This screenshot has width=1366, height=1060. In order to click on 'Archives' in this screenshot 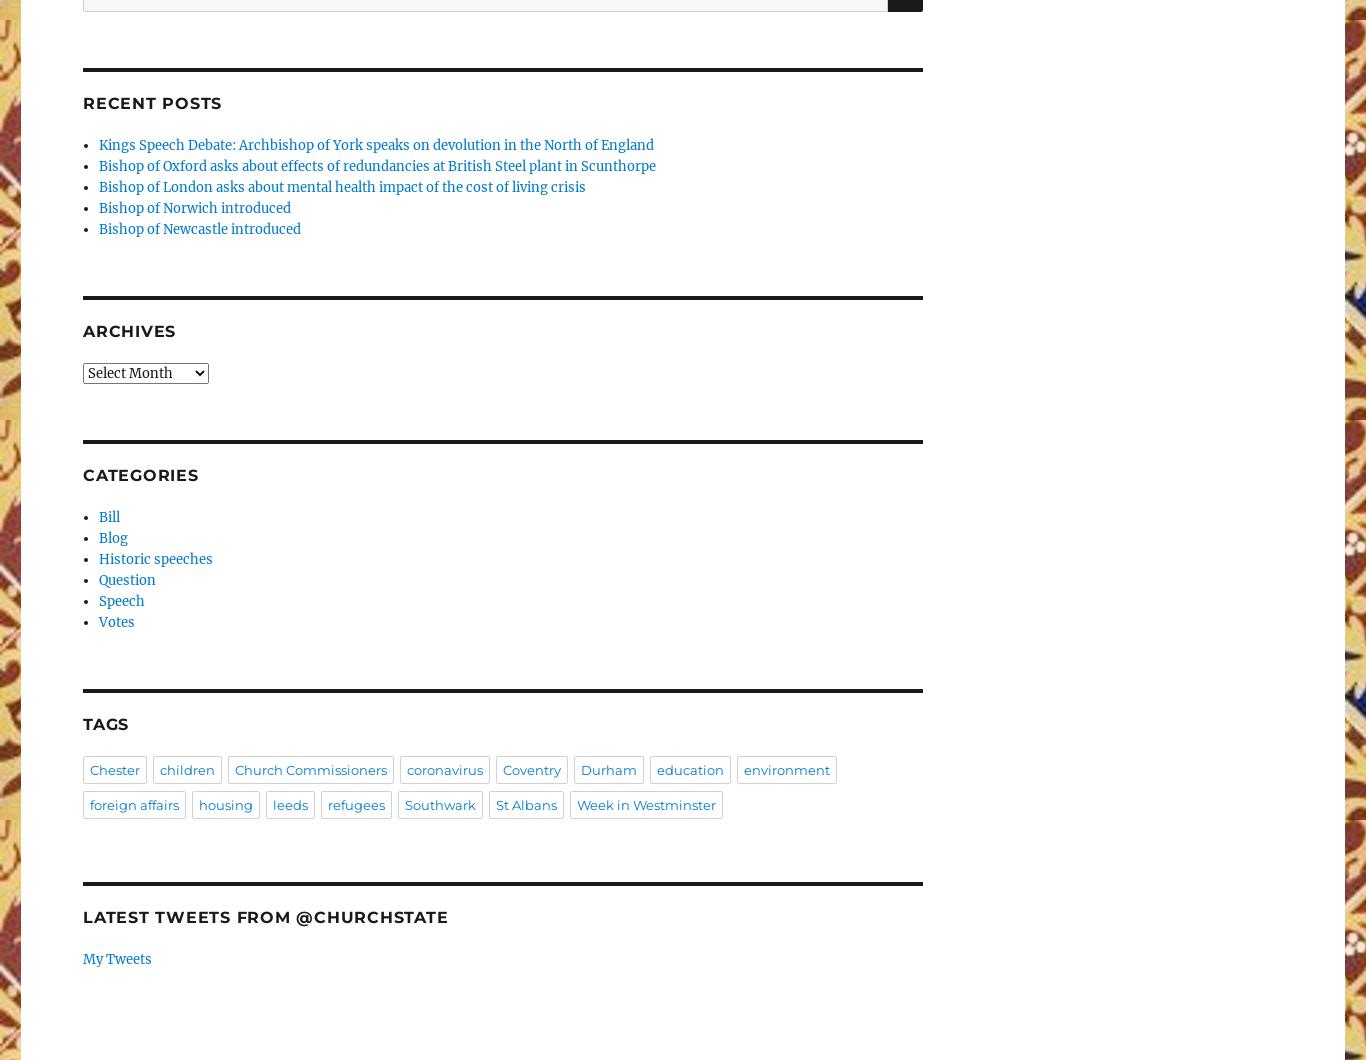, I will do `click(128, 330)`.